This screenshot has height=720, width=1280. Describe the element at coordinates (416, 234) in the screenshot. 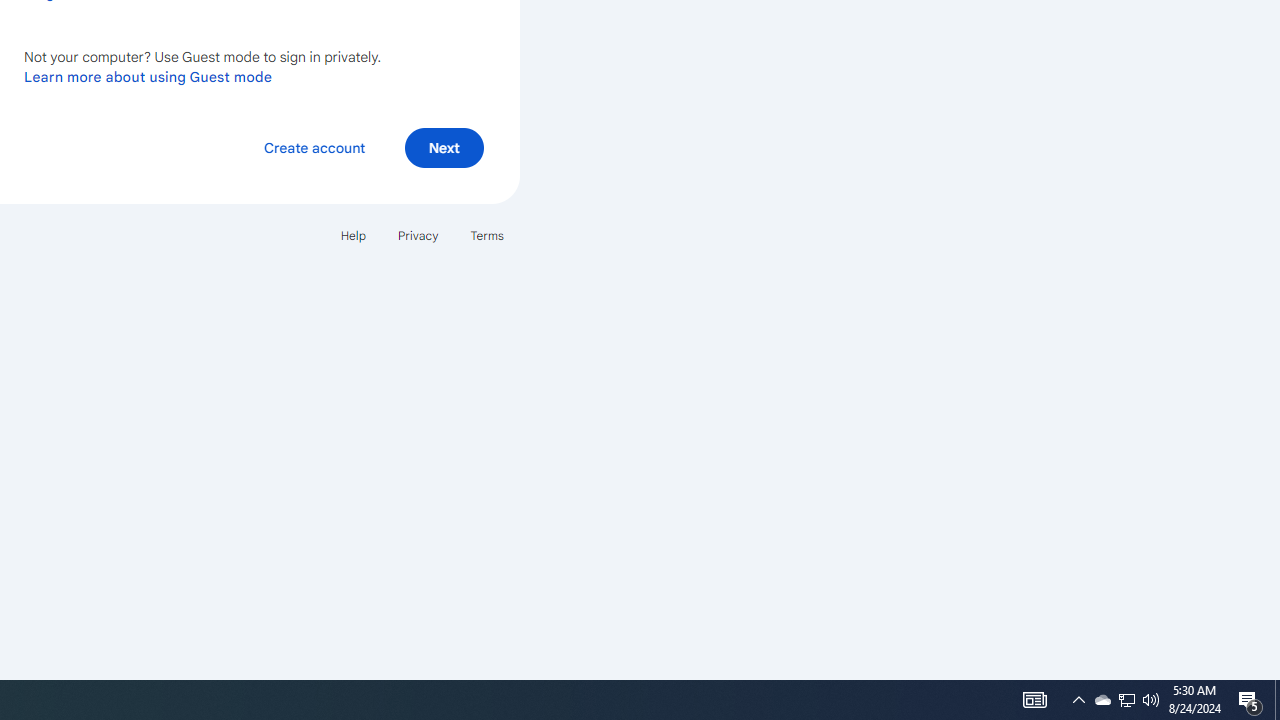

I see `'Privacy'` at that location.